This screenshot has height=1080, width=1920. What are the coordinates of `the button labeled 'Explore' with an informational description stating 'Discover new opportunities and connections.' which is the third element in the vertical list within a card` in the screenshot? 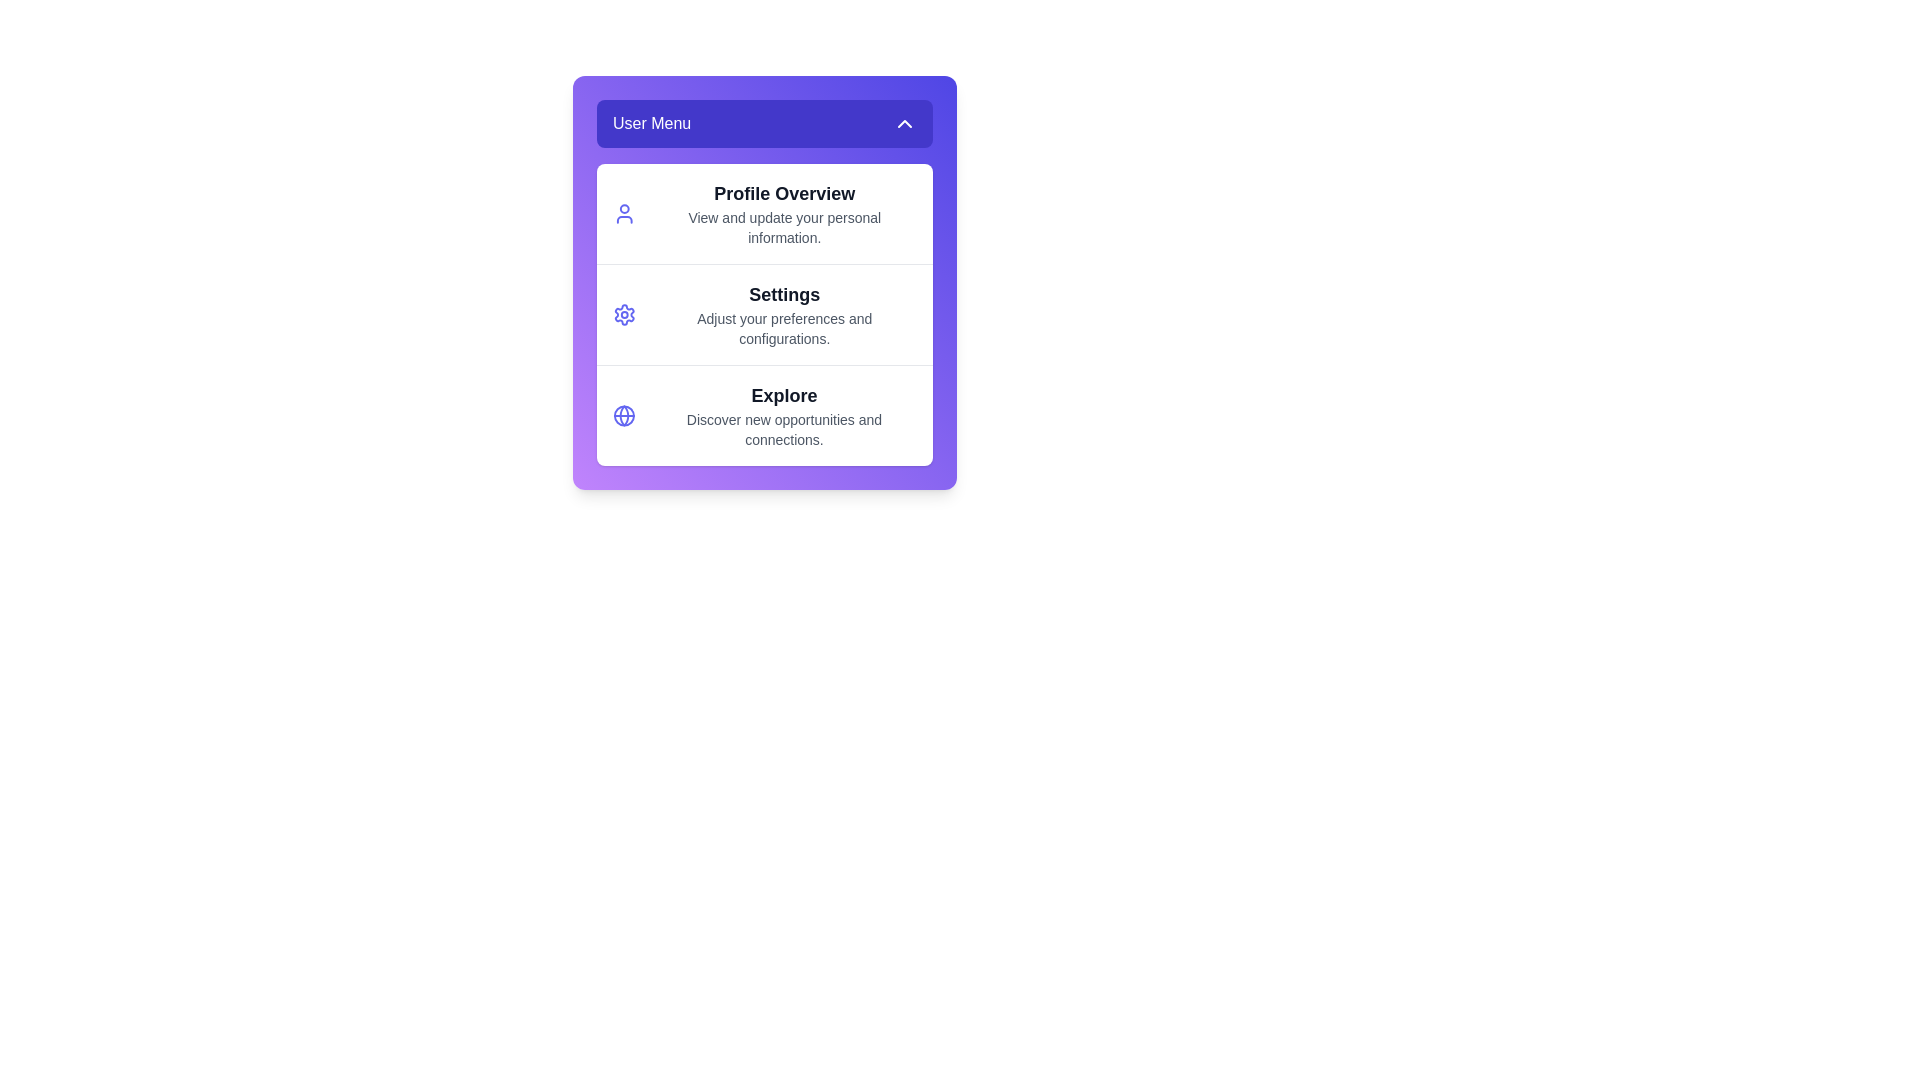 It's located at (763, 414).